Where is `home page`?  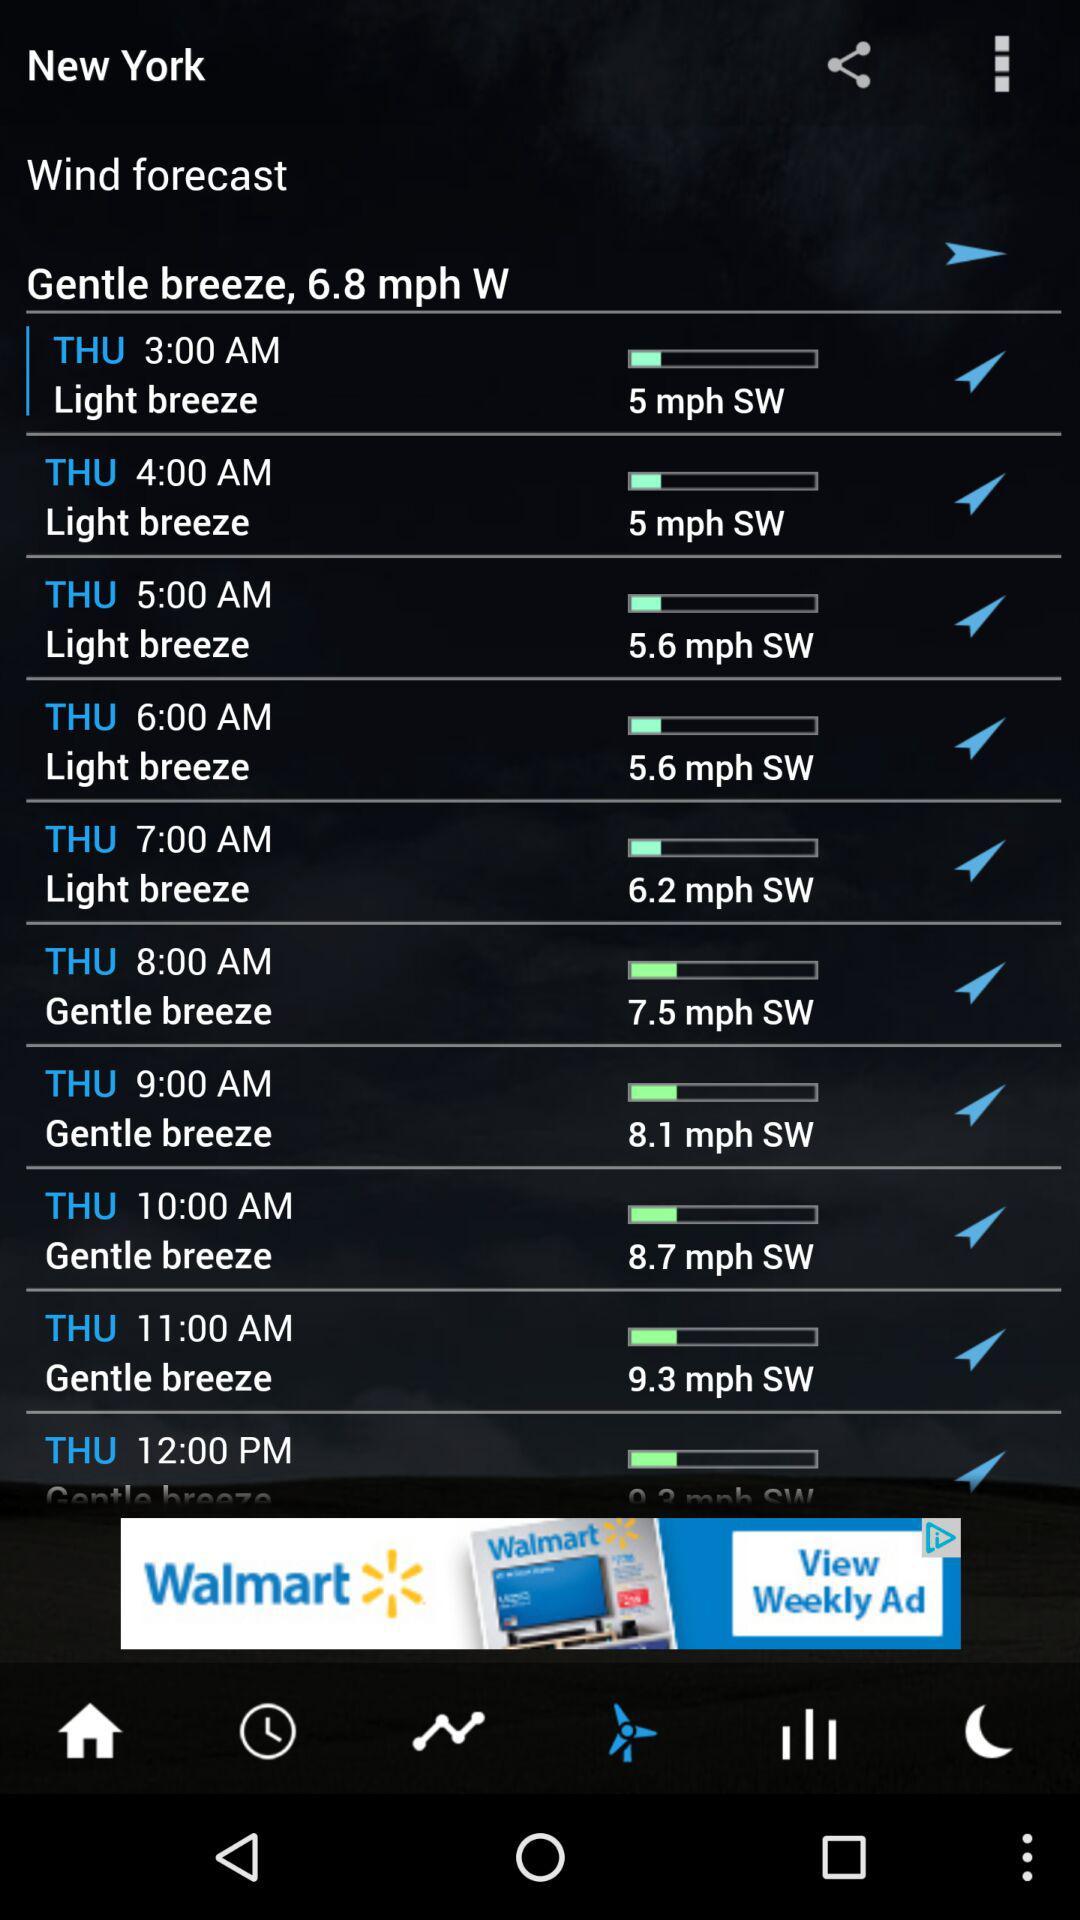
home page is located at coordinates (88, 1728).